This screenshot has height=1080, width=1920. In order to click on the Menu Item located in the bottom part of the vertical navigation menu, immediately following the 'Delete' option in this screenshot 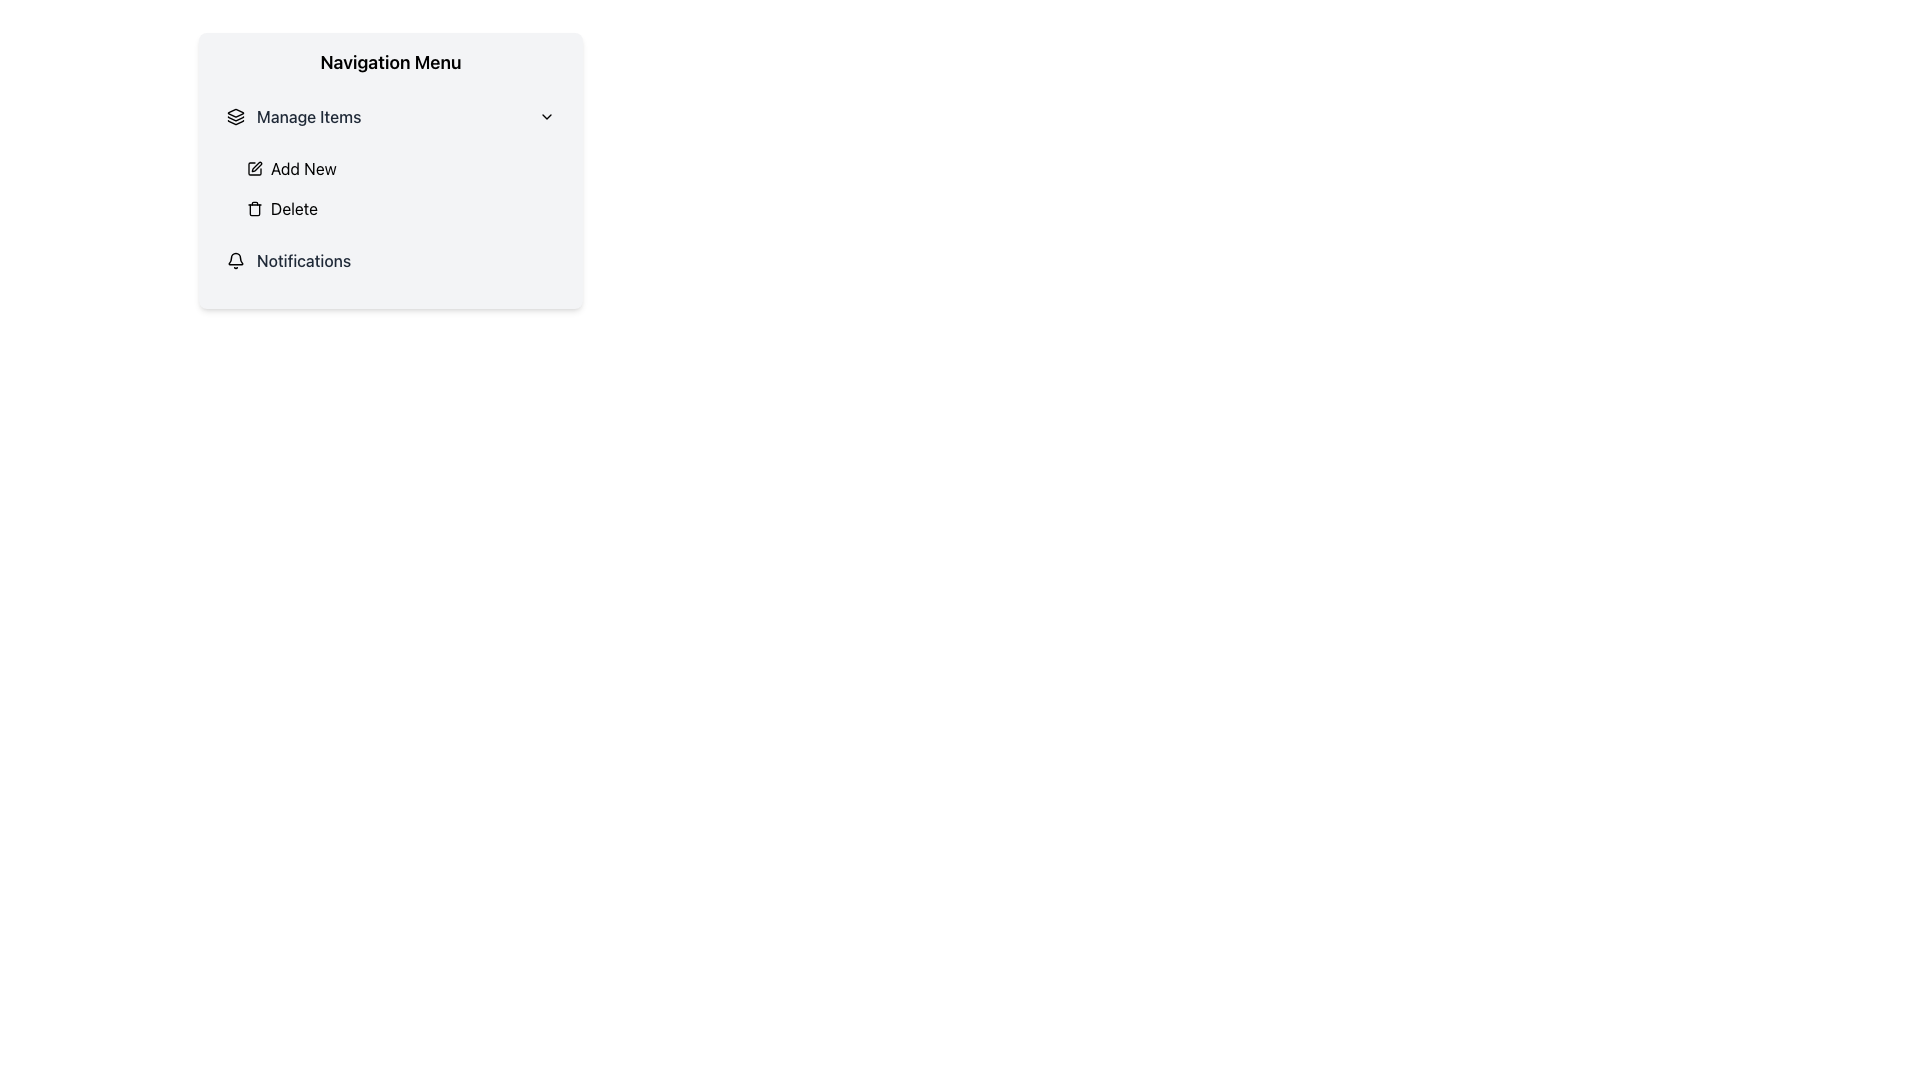, I will do `click(390, 260)`.